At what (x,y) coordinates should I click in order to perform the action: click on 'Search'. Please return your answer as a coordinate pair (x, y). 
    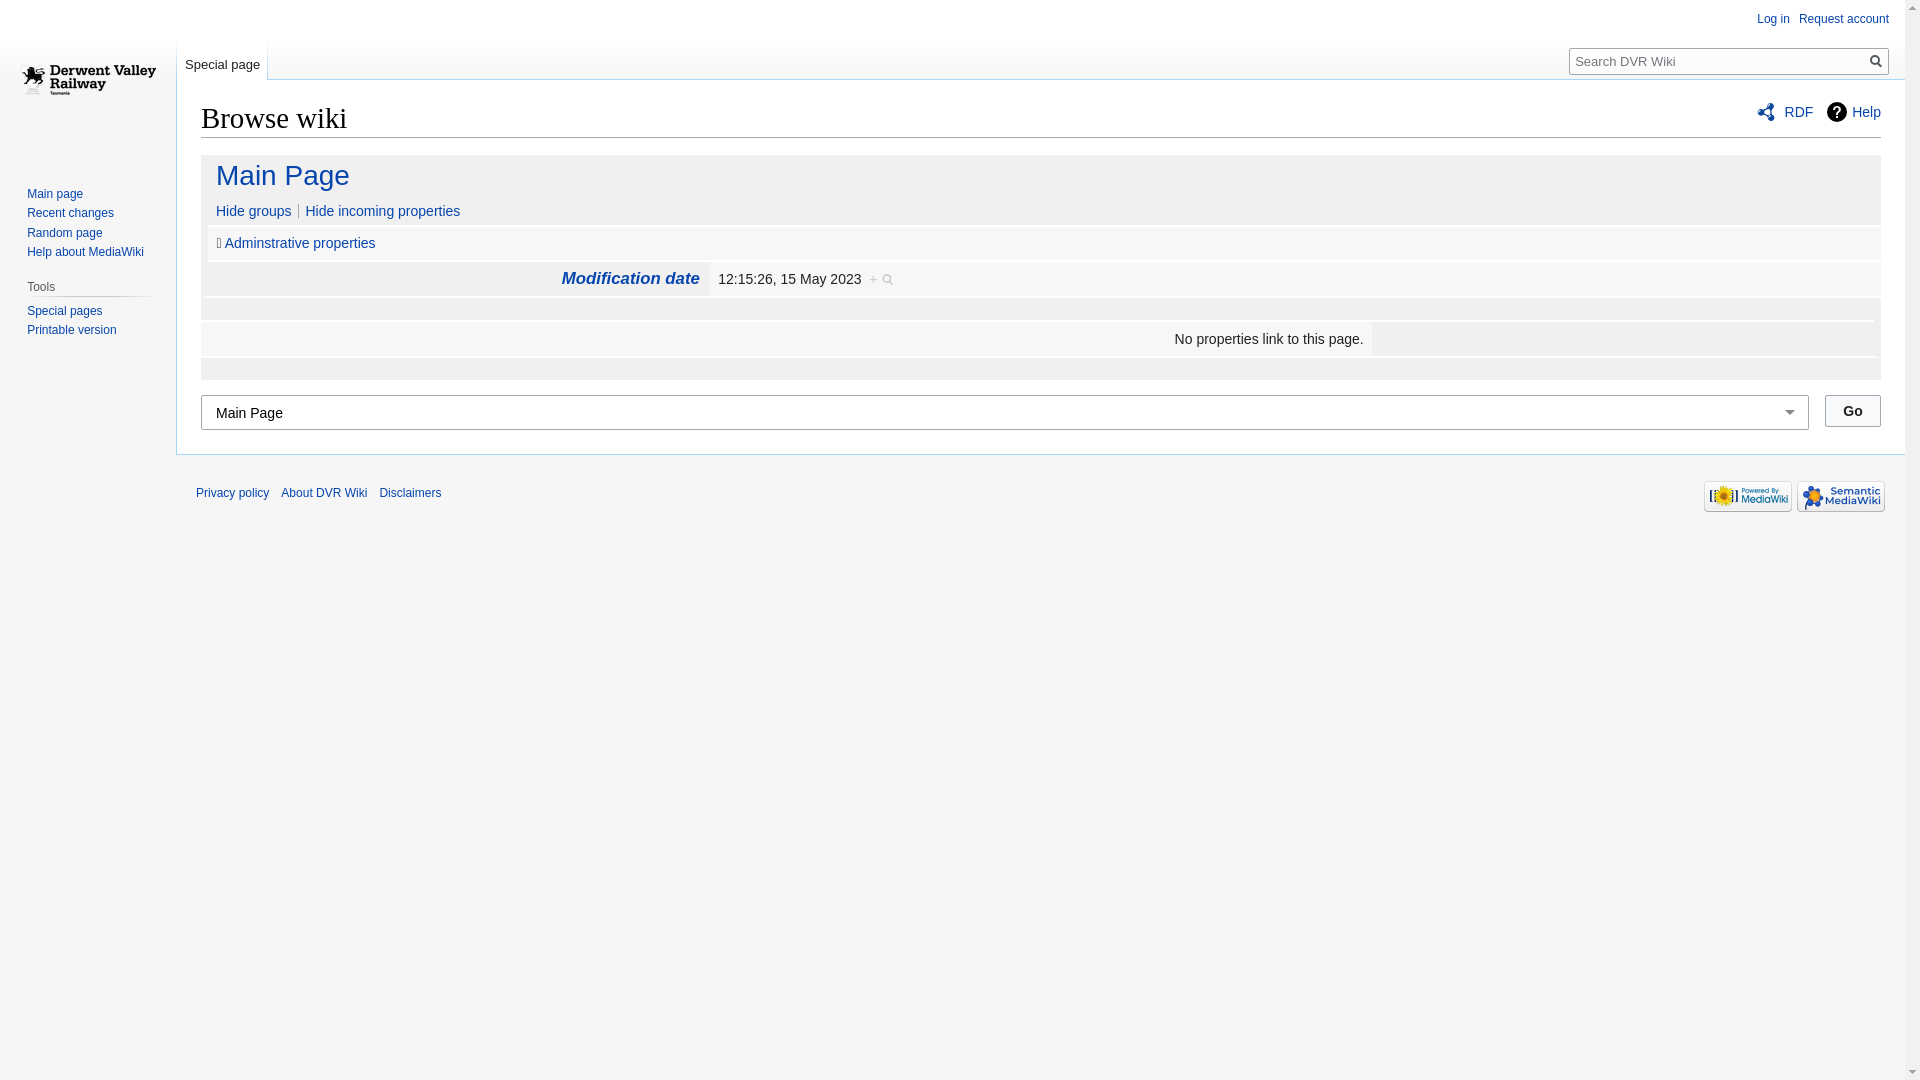
    Looking at the image, I should click on (1862, 60).